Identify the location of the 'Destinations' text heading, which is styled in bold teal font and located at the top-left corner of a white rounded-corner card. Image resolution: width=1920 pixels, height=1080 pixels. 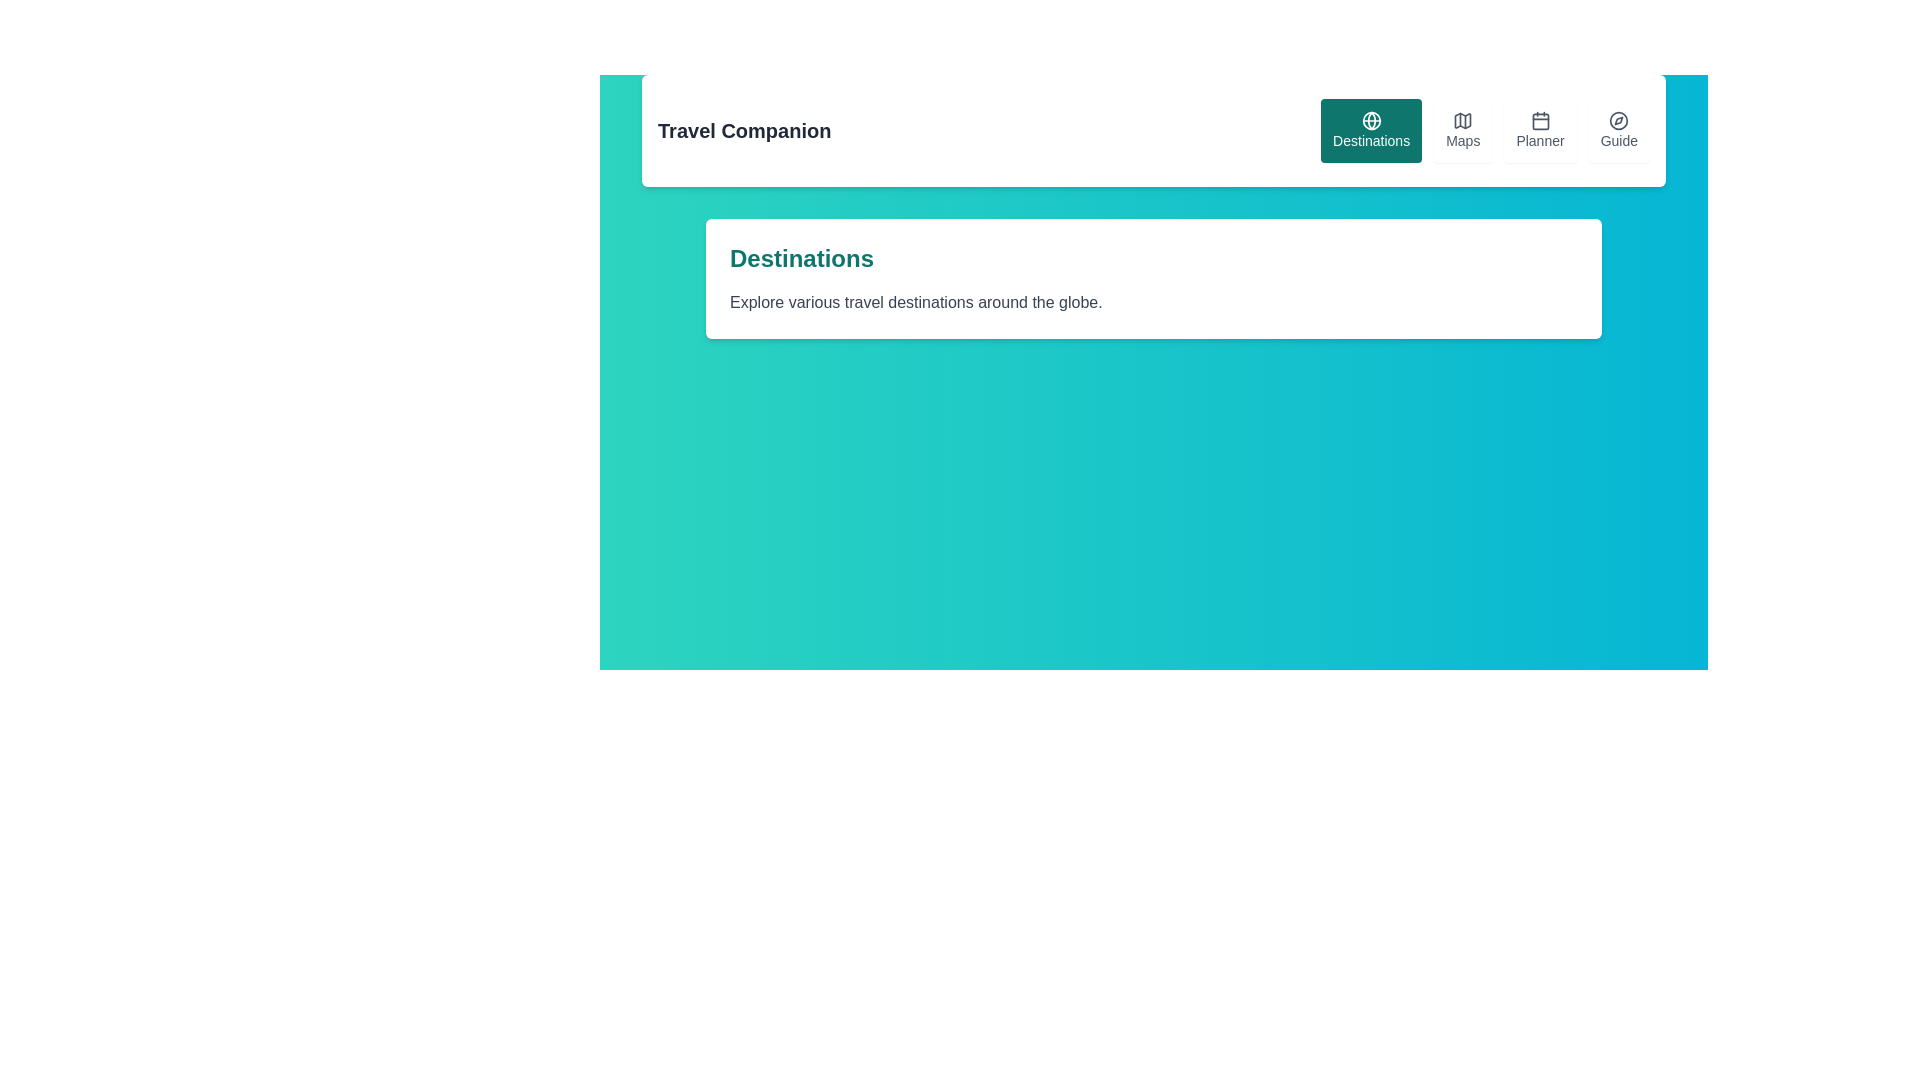
(801, 265).